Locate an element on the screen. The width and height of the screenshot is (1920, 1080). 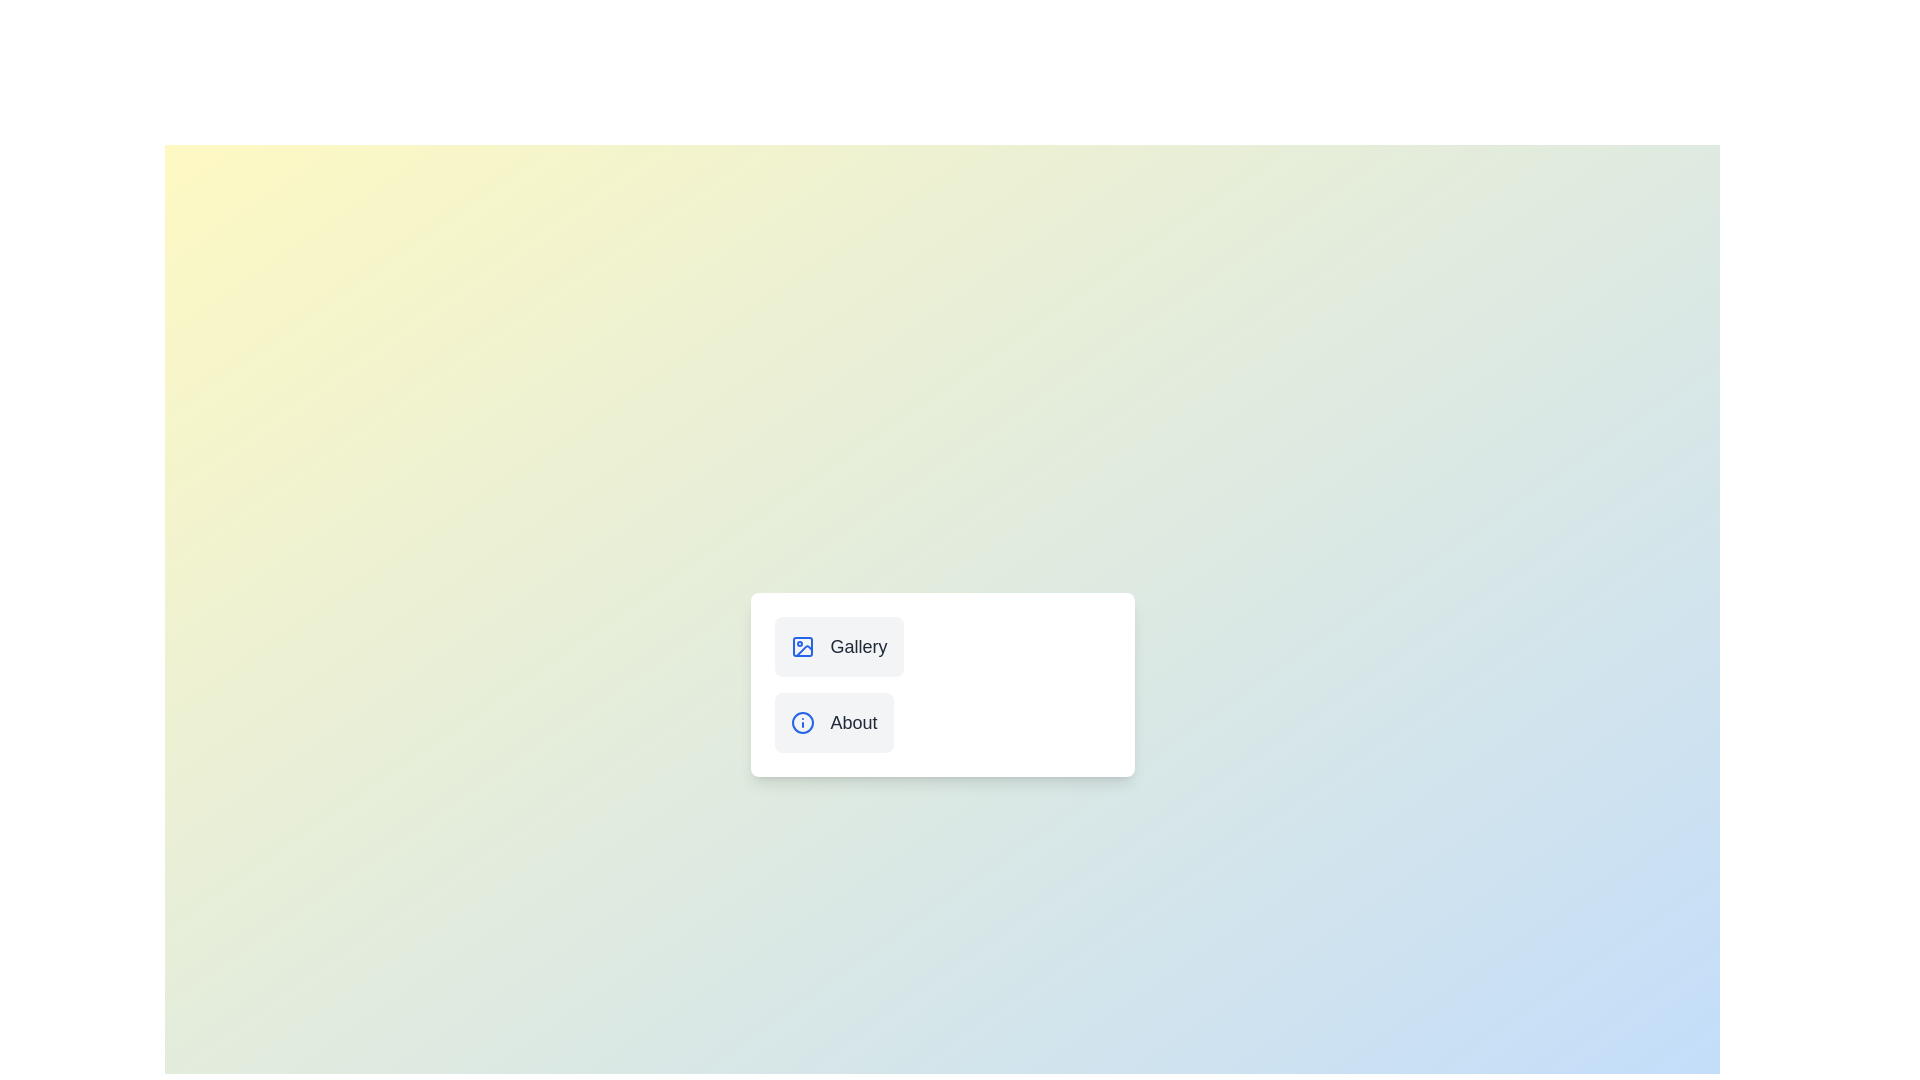
the Gallery button to change the menu state is located at coordinates (839, 647).